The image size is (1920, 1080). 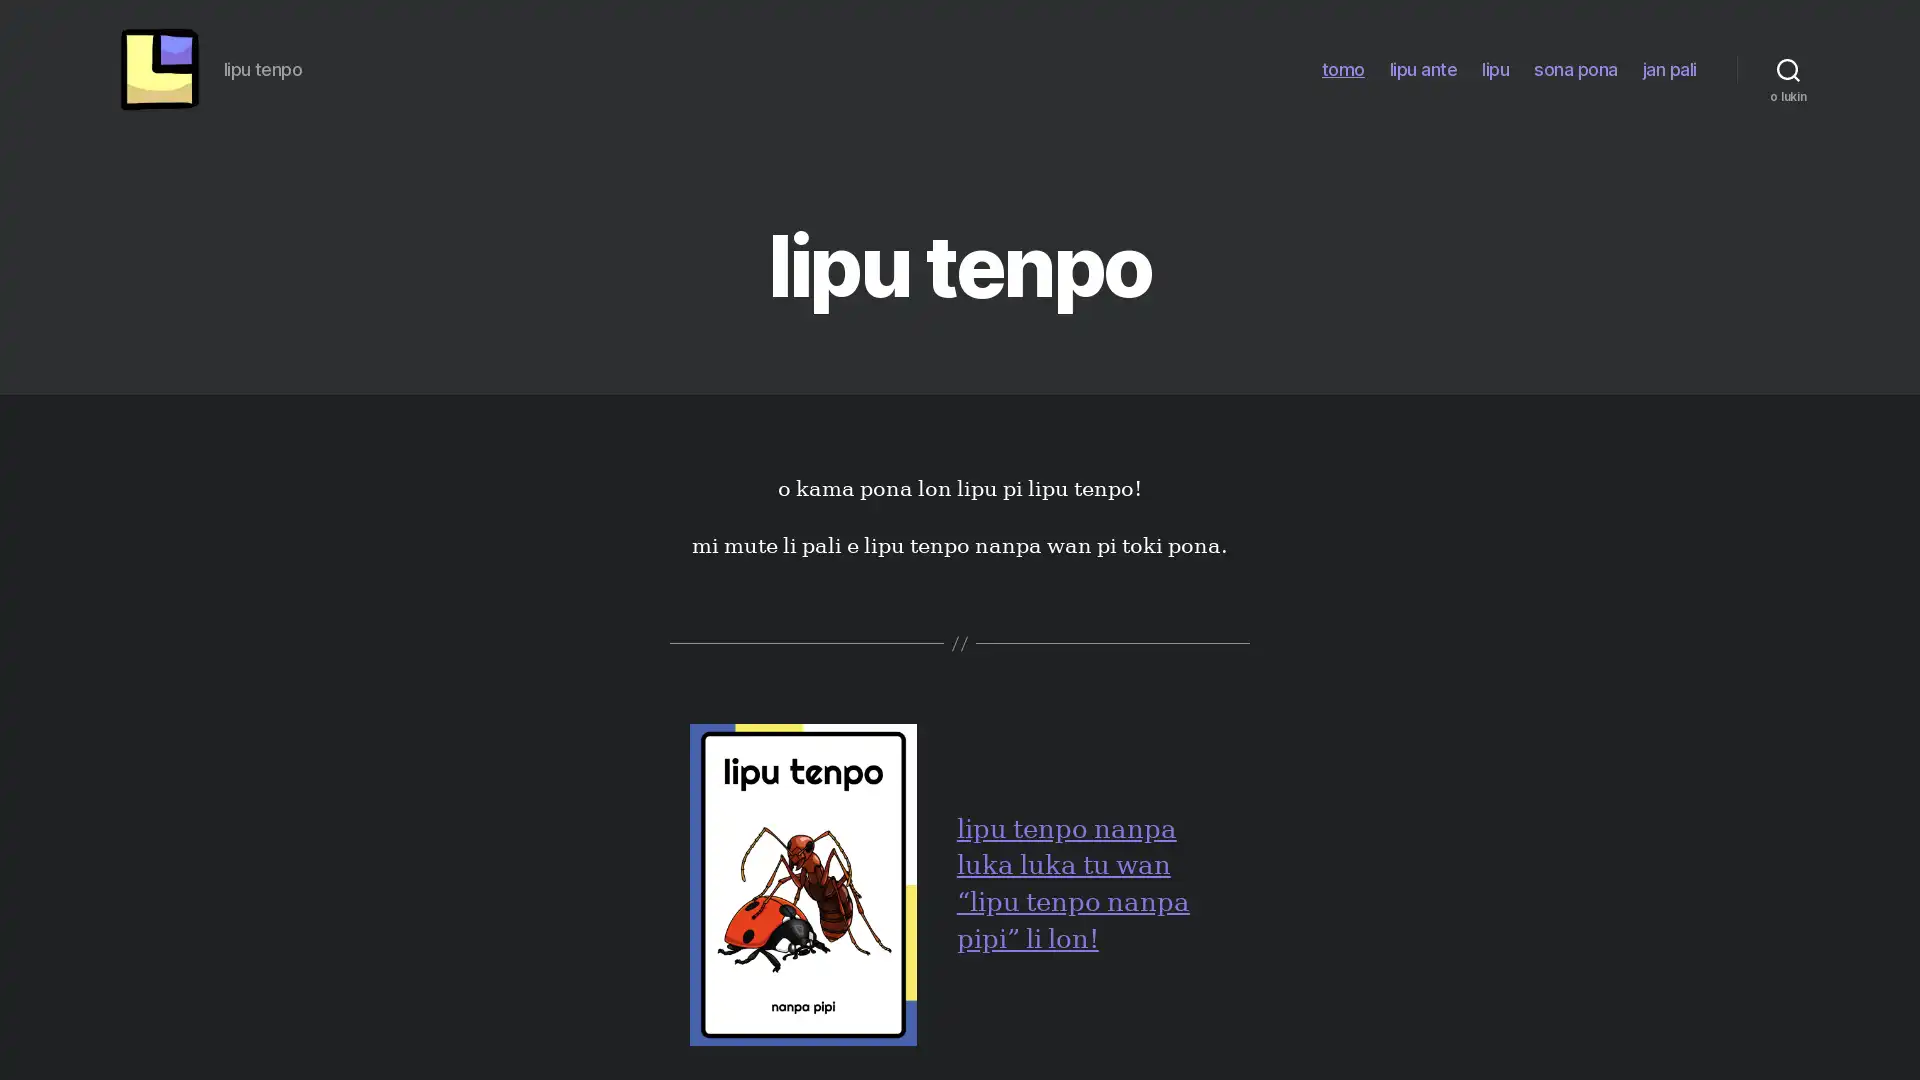 What do you see at coordinates (1788, 72) in the screenshot?
I see `o lukin` at bounding box center [1788, 72].